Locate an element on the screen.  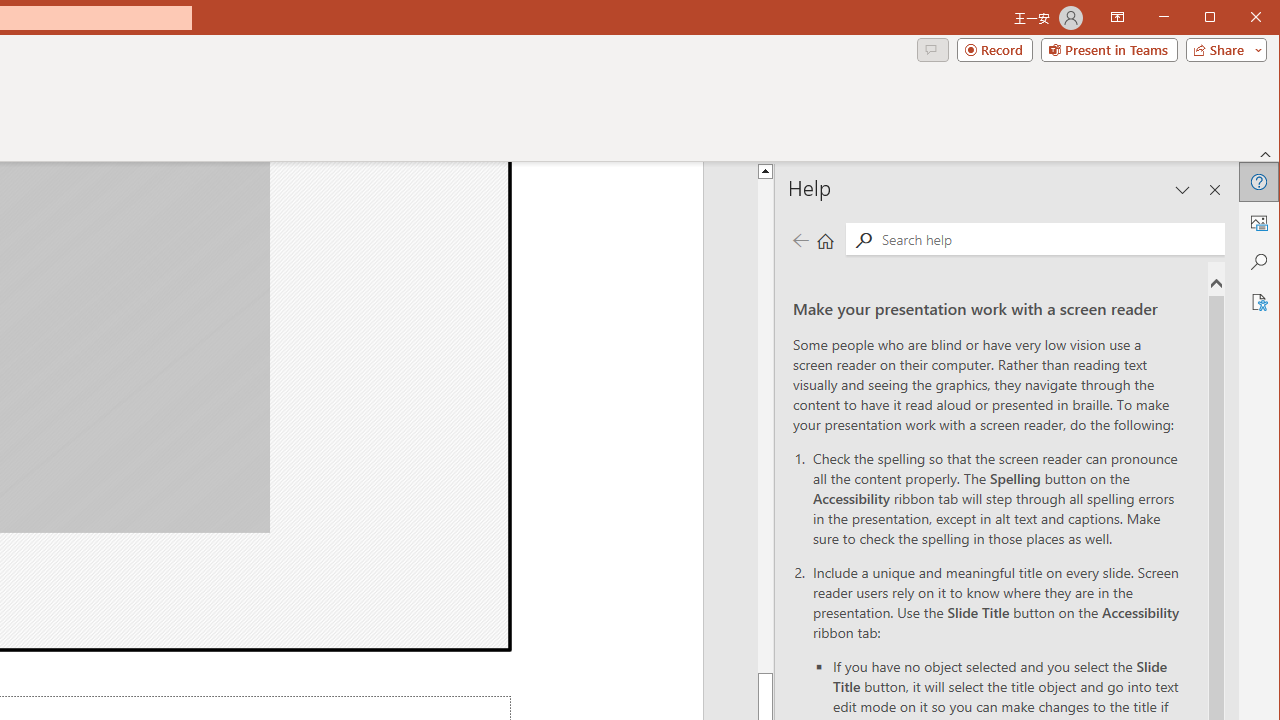
'Maximize' is located at coordinates (1238, 19).